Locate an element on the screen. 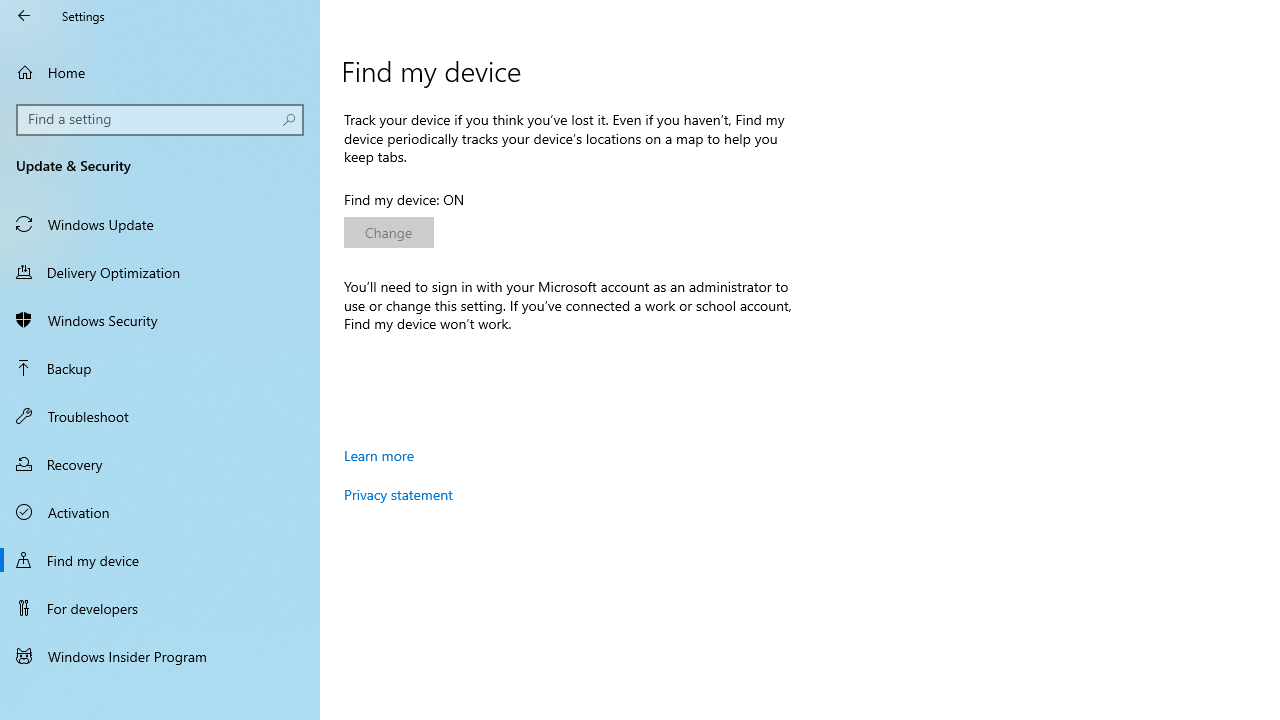  'Windows Security' is located at coordinates (160, 319).